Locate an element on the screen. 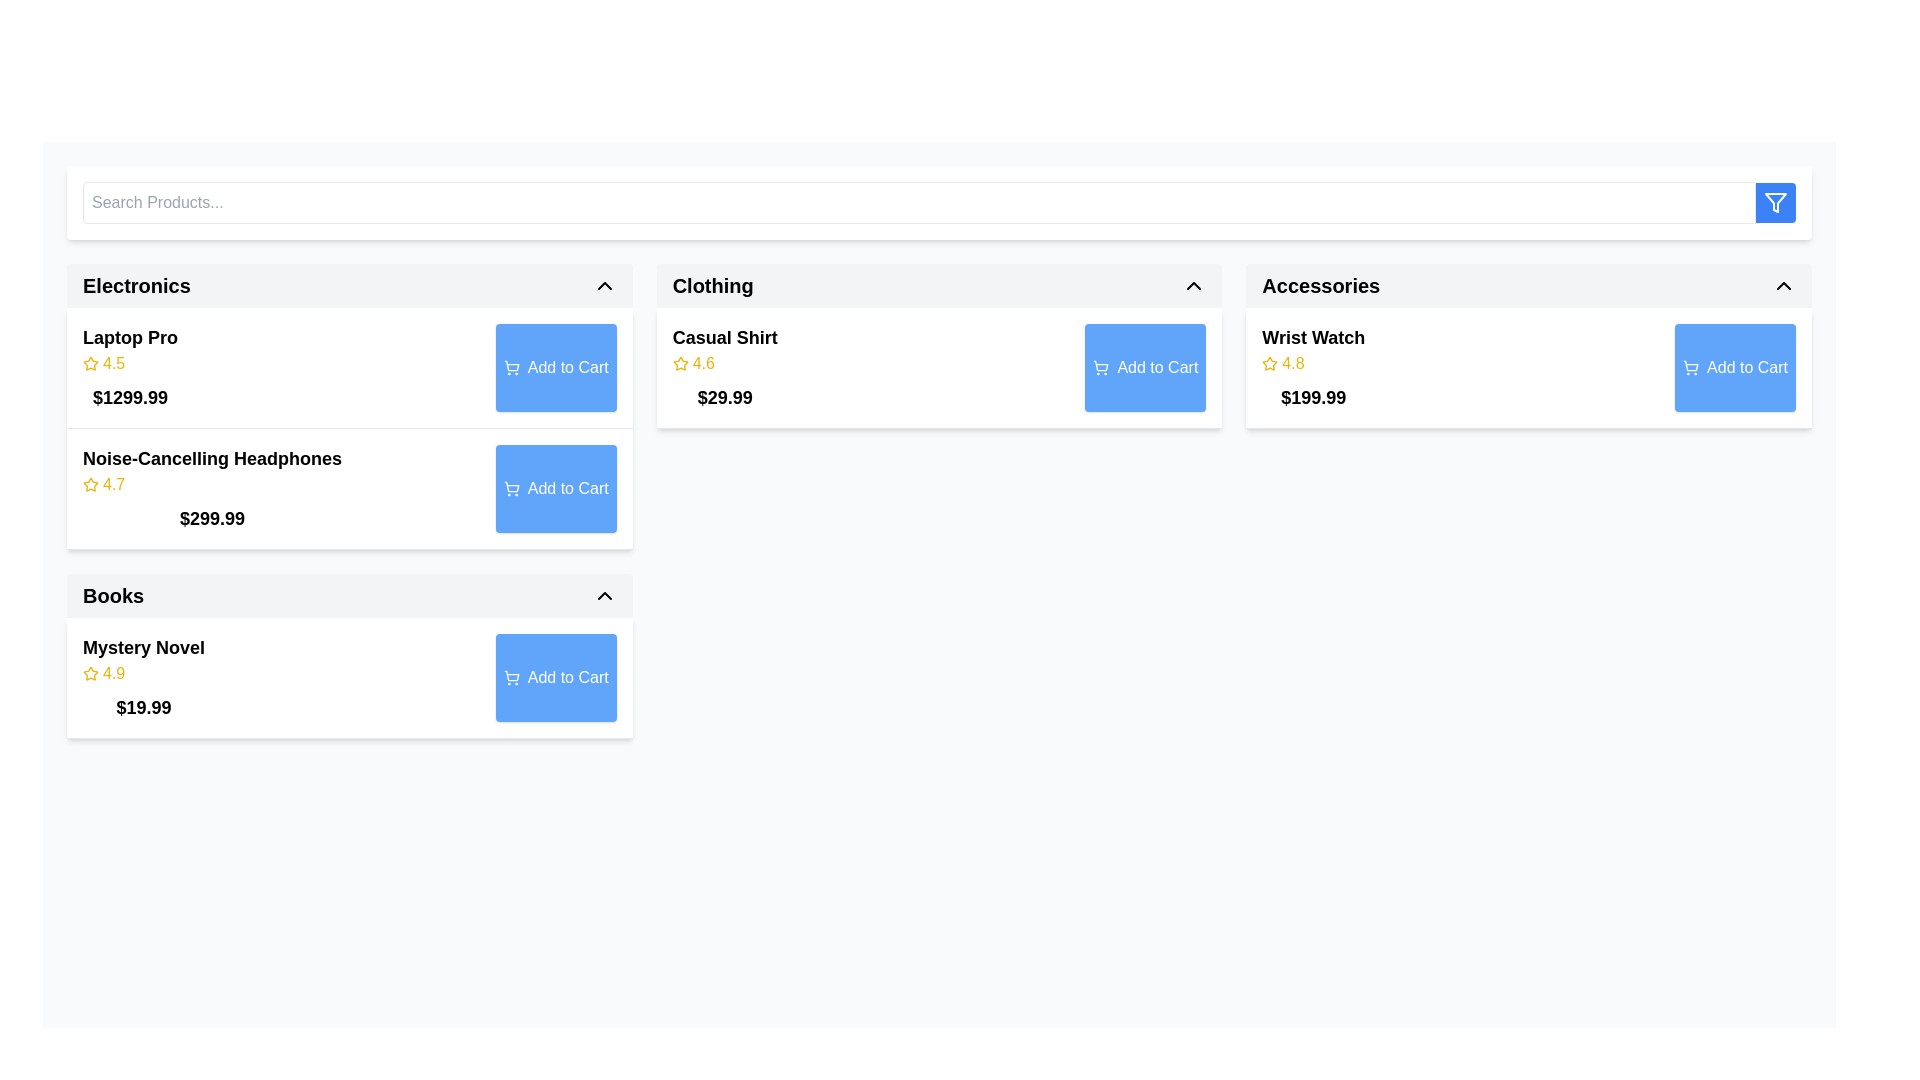  the 'Mystery Novel' text label, which is a bold, large-sized font representing a book title in the 'Books' section is located at coordinates (143, 648).